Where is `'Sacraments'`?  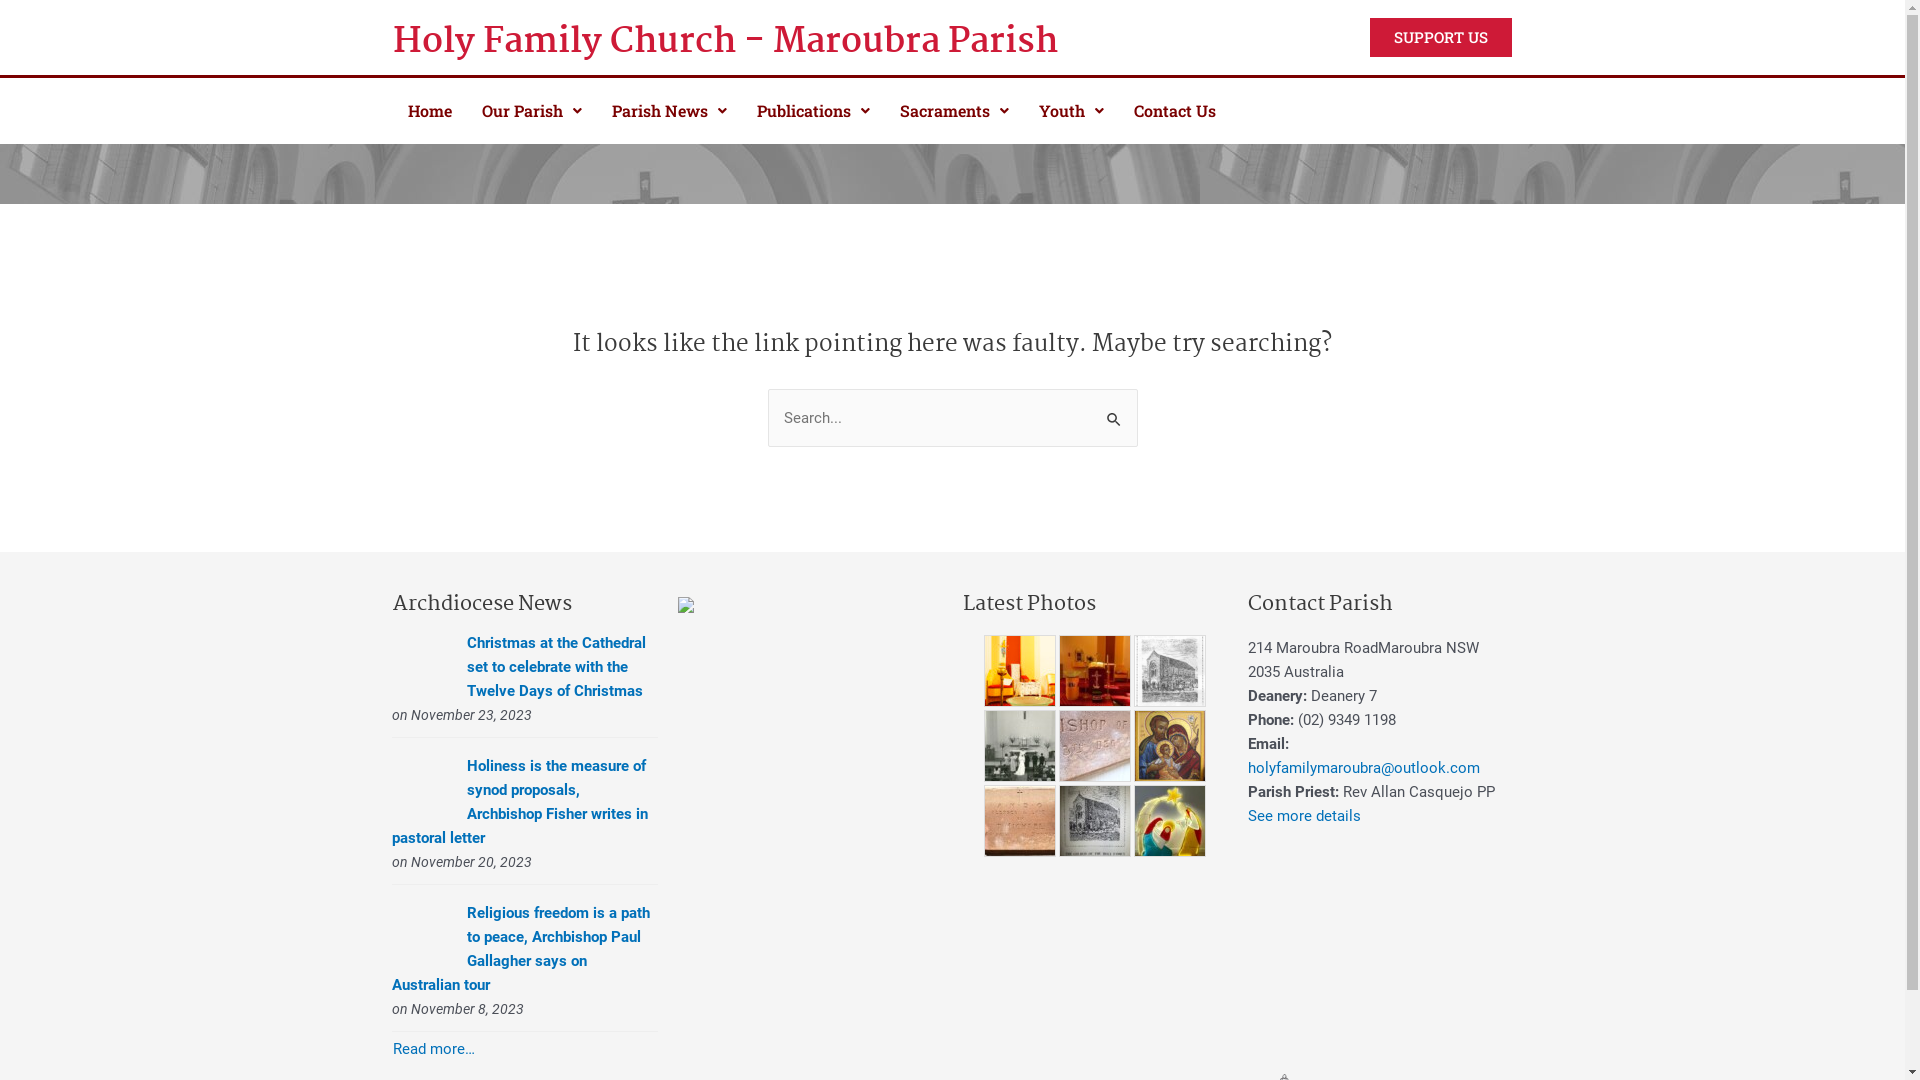
'Sacraments' is located at coordinates (952, 111).